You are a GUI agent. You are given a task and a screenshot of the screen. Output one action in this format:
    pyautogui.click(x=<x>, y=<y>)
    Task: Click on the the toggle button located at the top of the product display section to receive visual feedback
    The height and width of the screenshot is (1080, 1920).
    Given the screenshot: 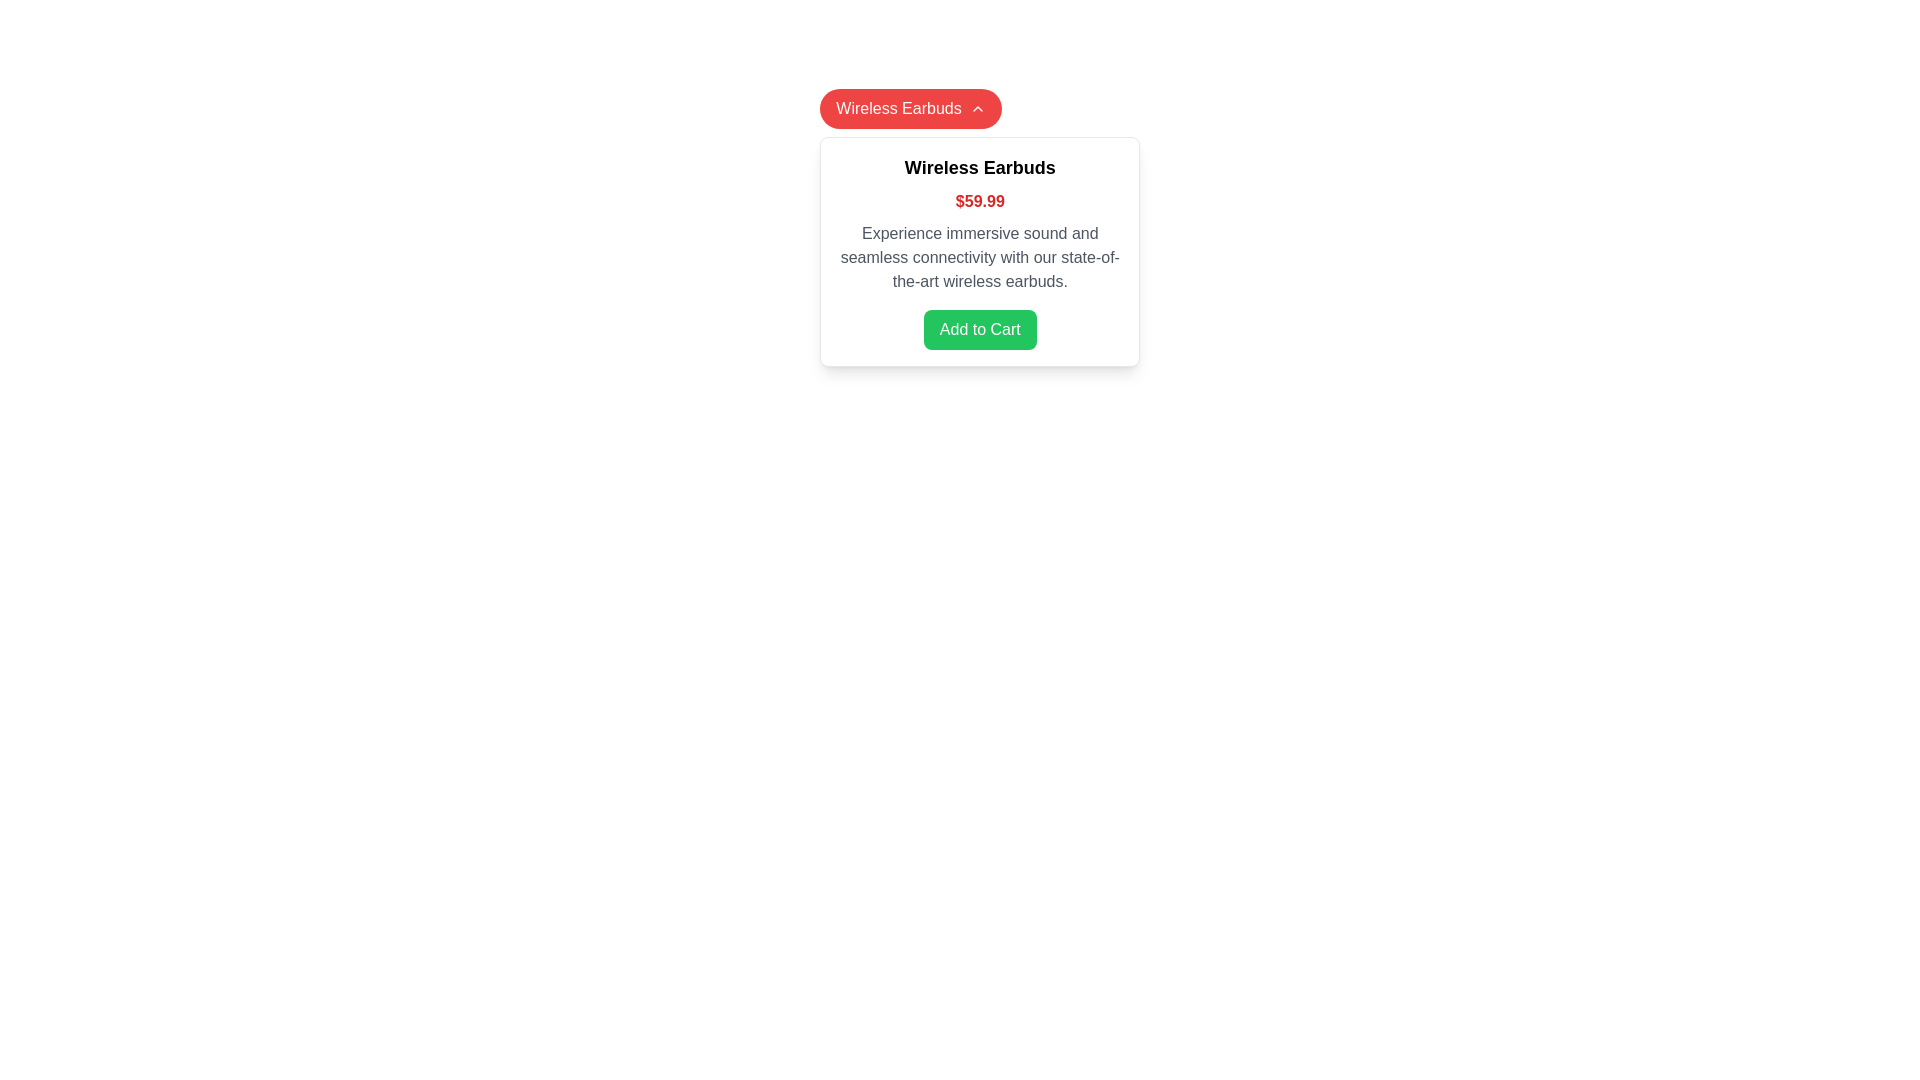 What is the action you would take?
    pyautogui.click(x=910, y=108)
    